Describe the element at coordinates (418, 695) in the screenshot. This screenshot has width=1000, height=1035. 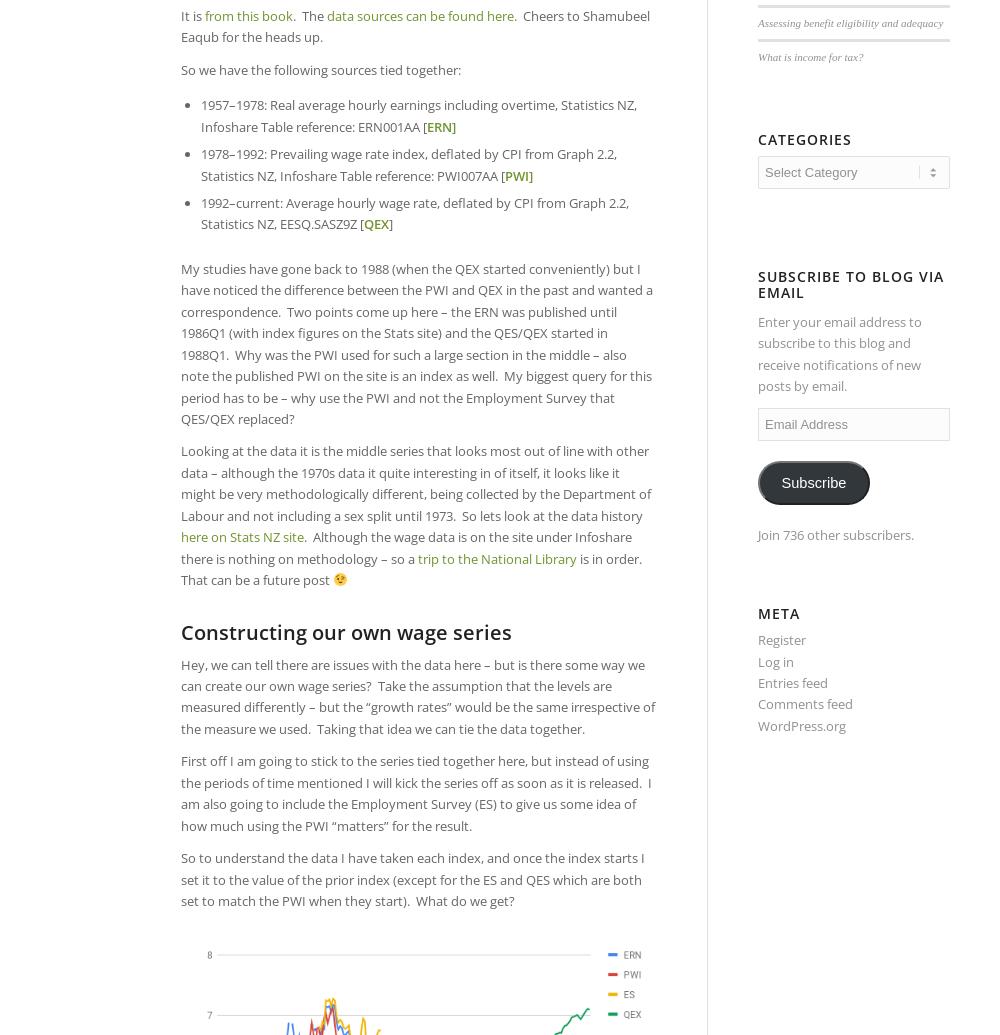
I see `'Hey, we can tell there are issues with the data here – but is there some way we can create our own wage series?  Take the assumption that the levels are measured differently – but the “growth rates” would be the same irrespective of the measure we used.  Taking that idea we can tie the data together.'` at that location.